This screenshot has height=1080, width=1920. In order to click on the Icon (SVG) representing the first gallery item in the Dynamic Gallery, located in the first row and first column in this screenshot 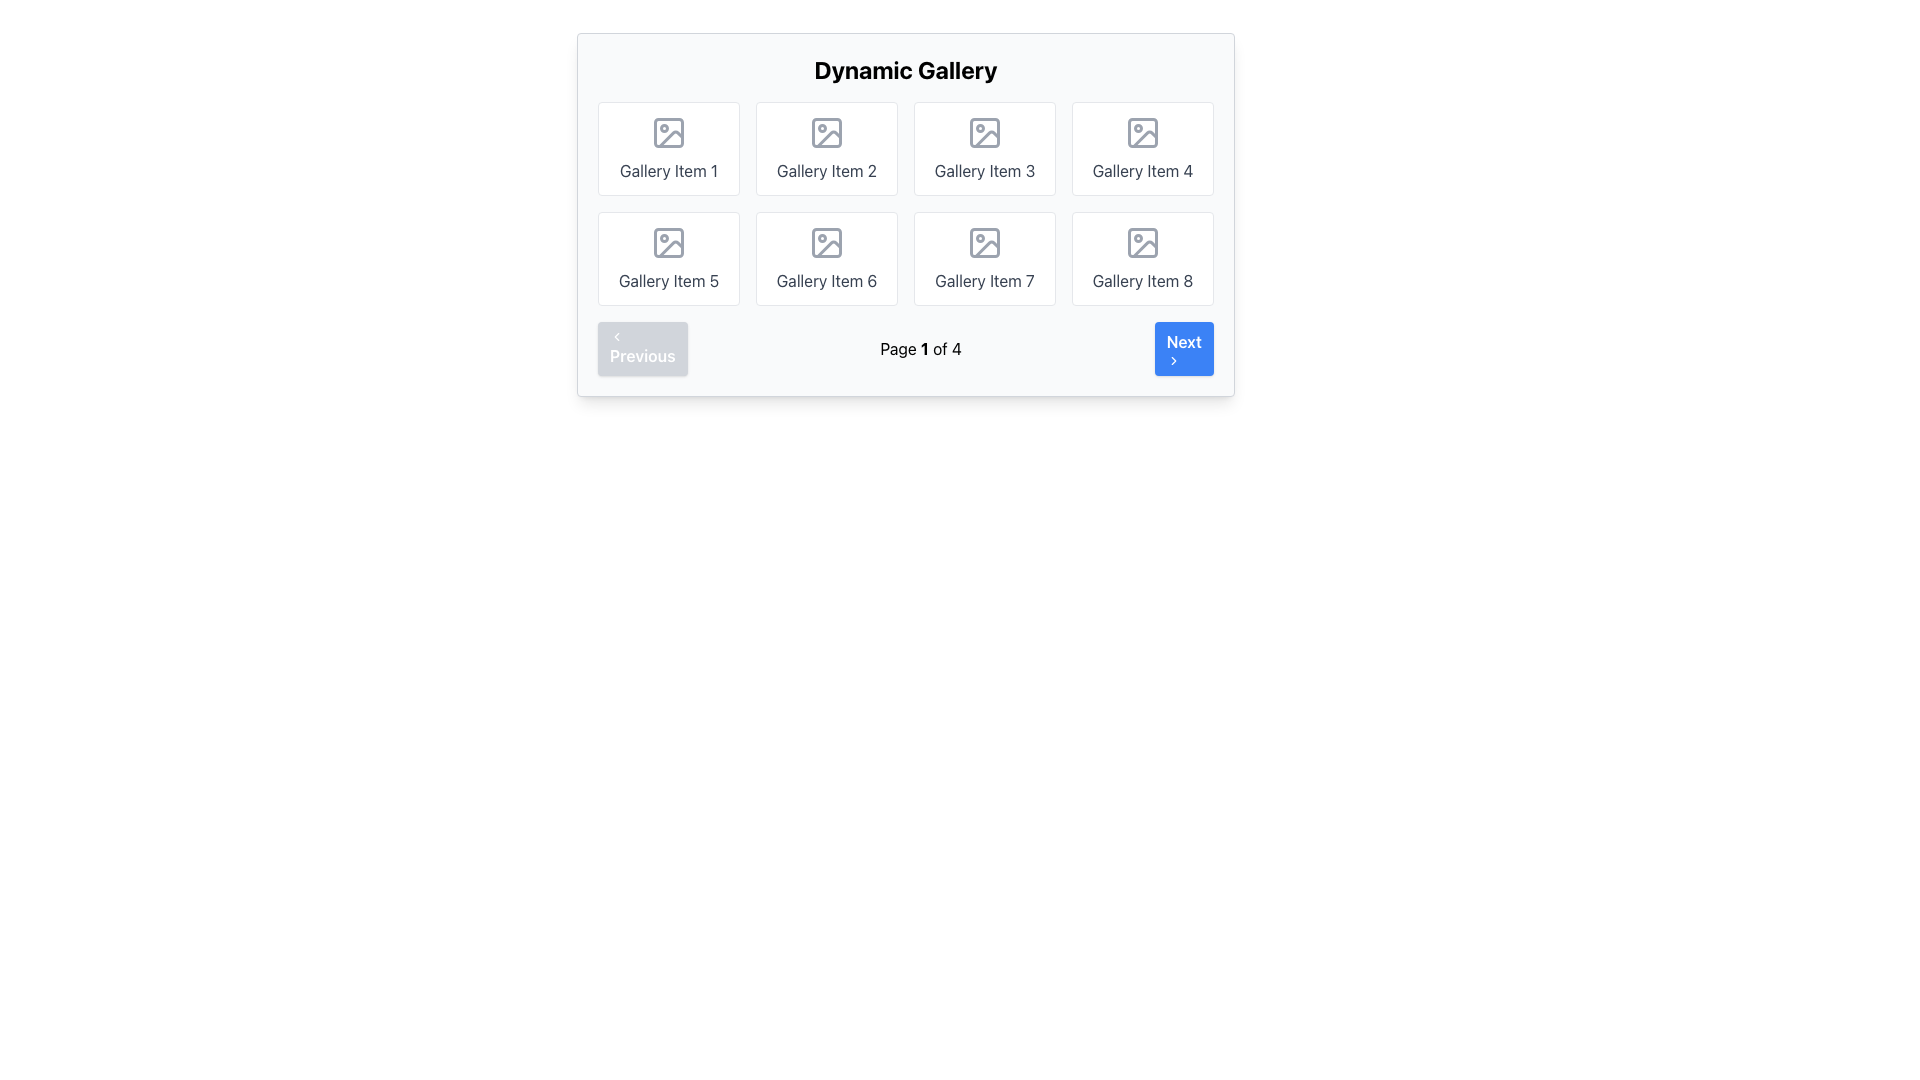, I will do `click(668, 132)`.